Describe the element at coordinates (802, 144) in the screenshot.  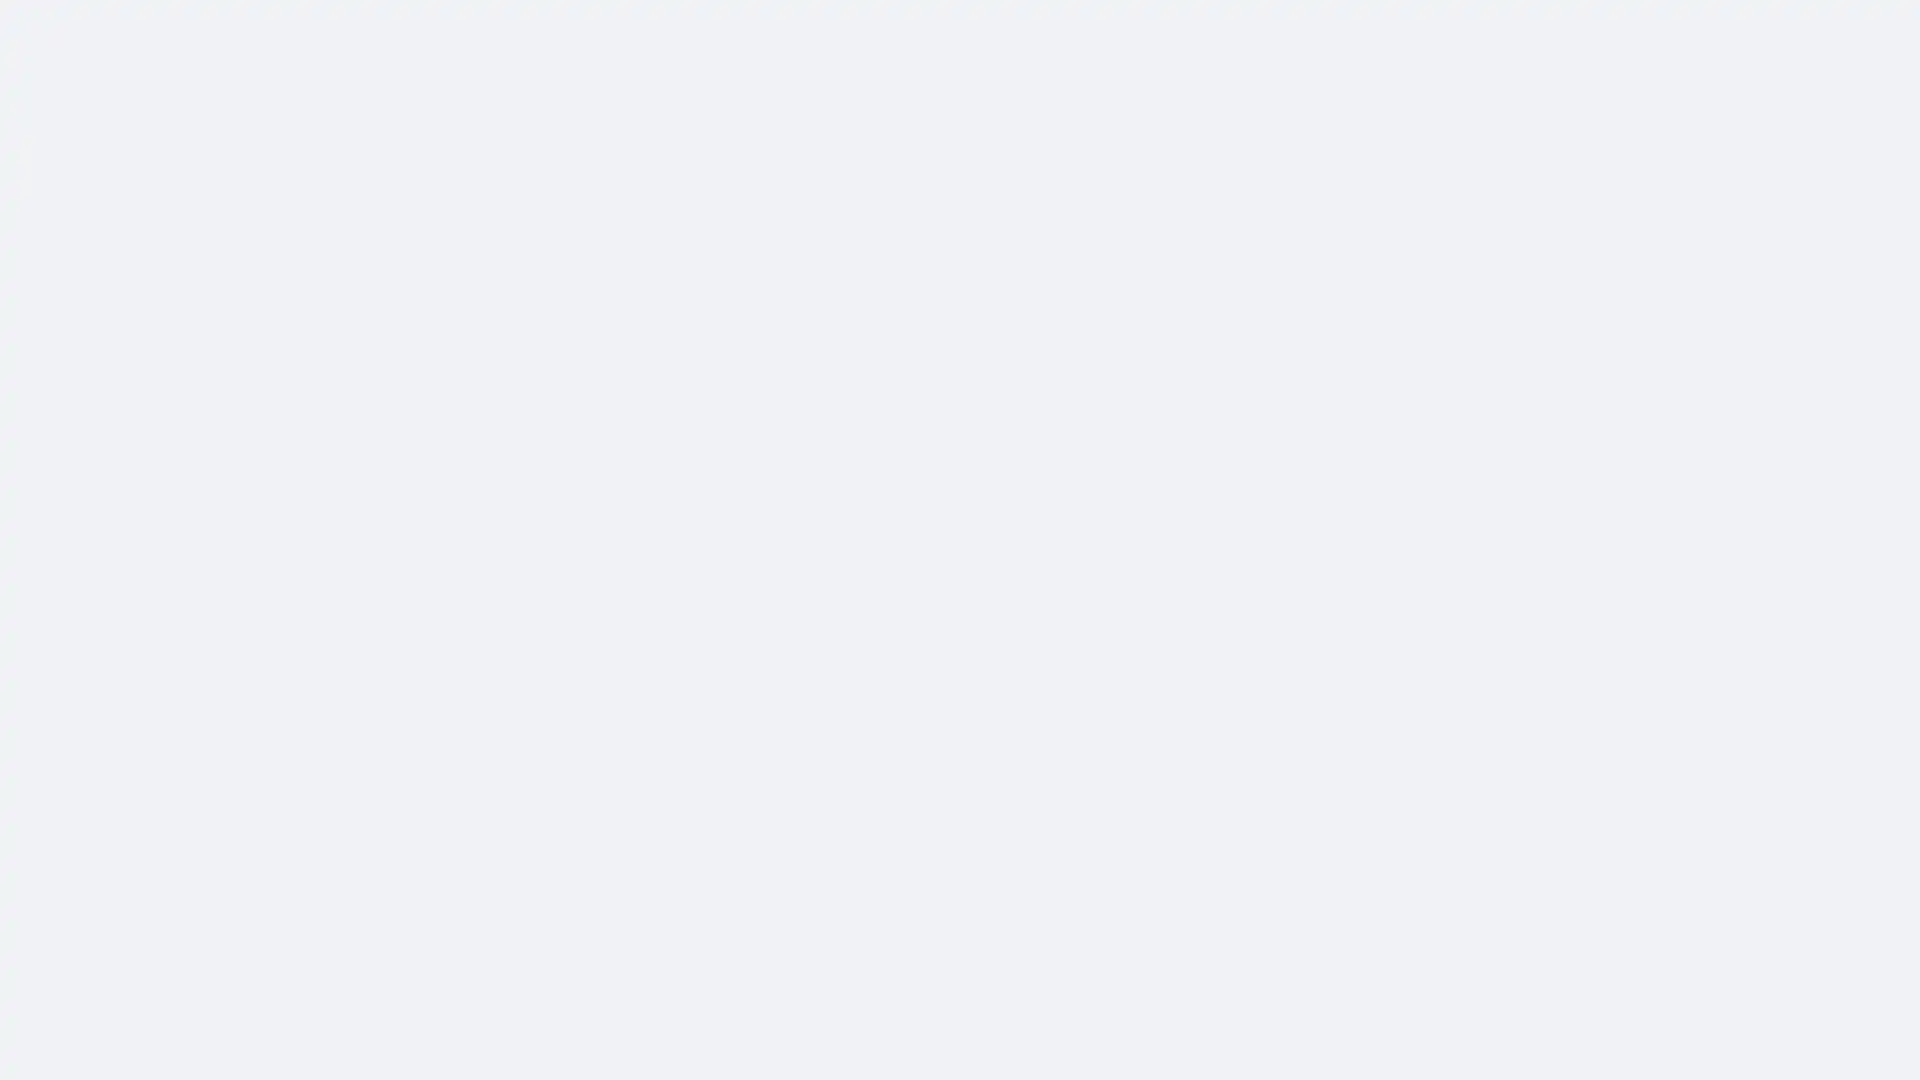
I see `Verified` at that location.